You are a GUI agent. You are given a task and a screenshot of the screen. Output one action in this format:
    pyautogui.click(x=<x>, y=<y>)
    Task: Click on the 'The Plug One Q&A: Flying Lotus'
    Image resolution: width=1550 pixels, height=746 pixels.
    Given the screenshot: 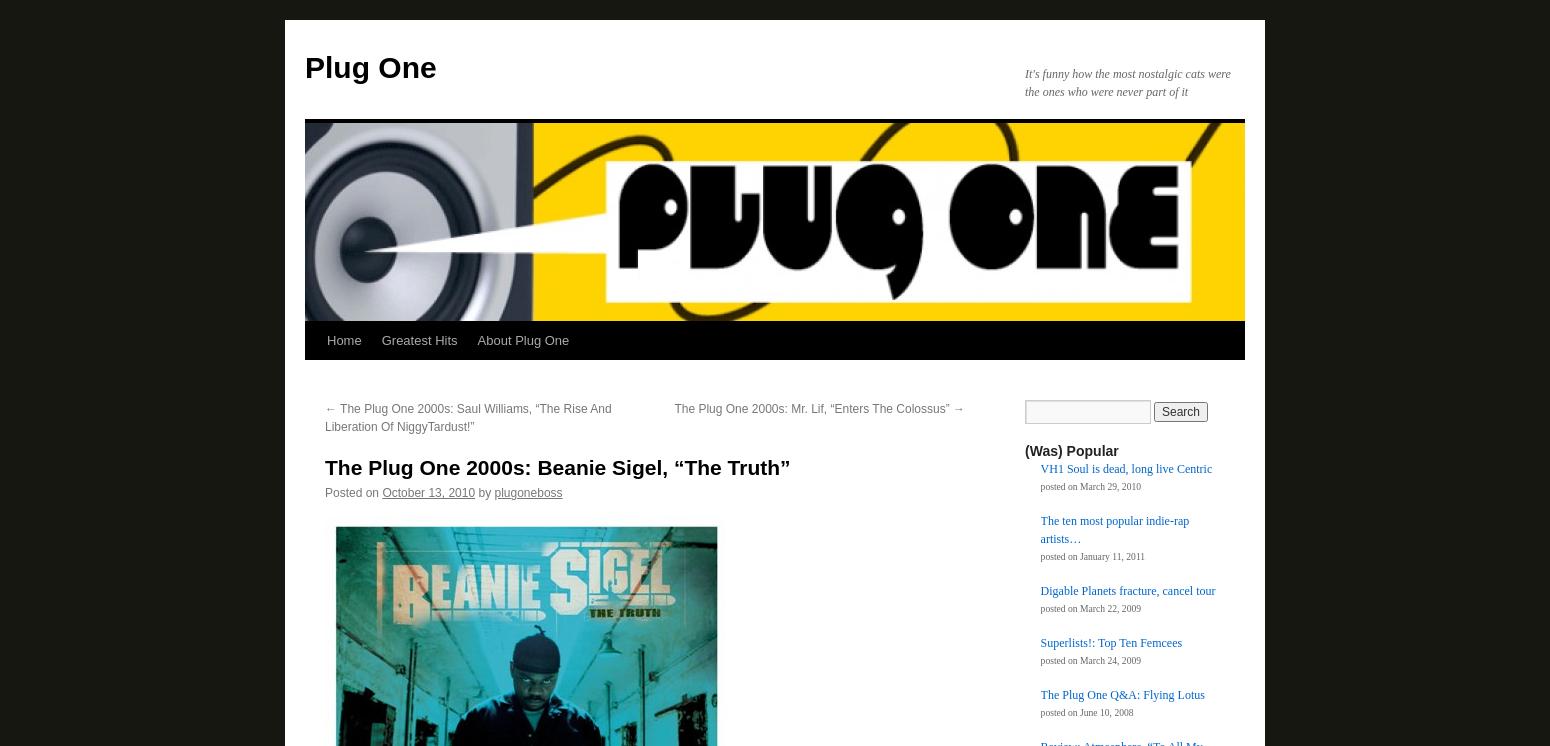 What is the action you would take?
    pyautogui.click(x=1121, y=694)
    